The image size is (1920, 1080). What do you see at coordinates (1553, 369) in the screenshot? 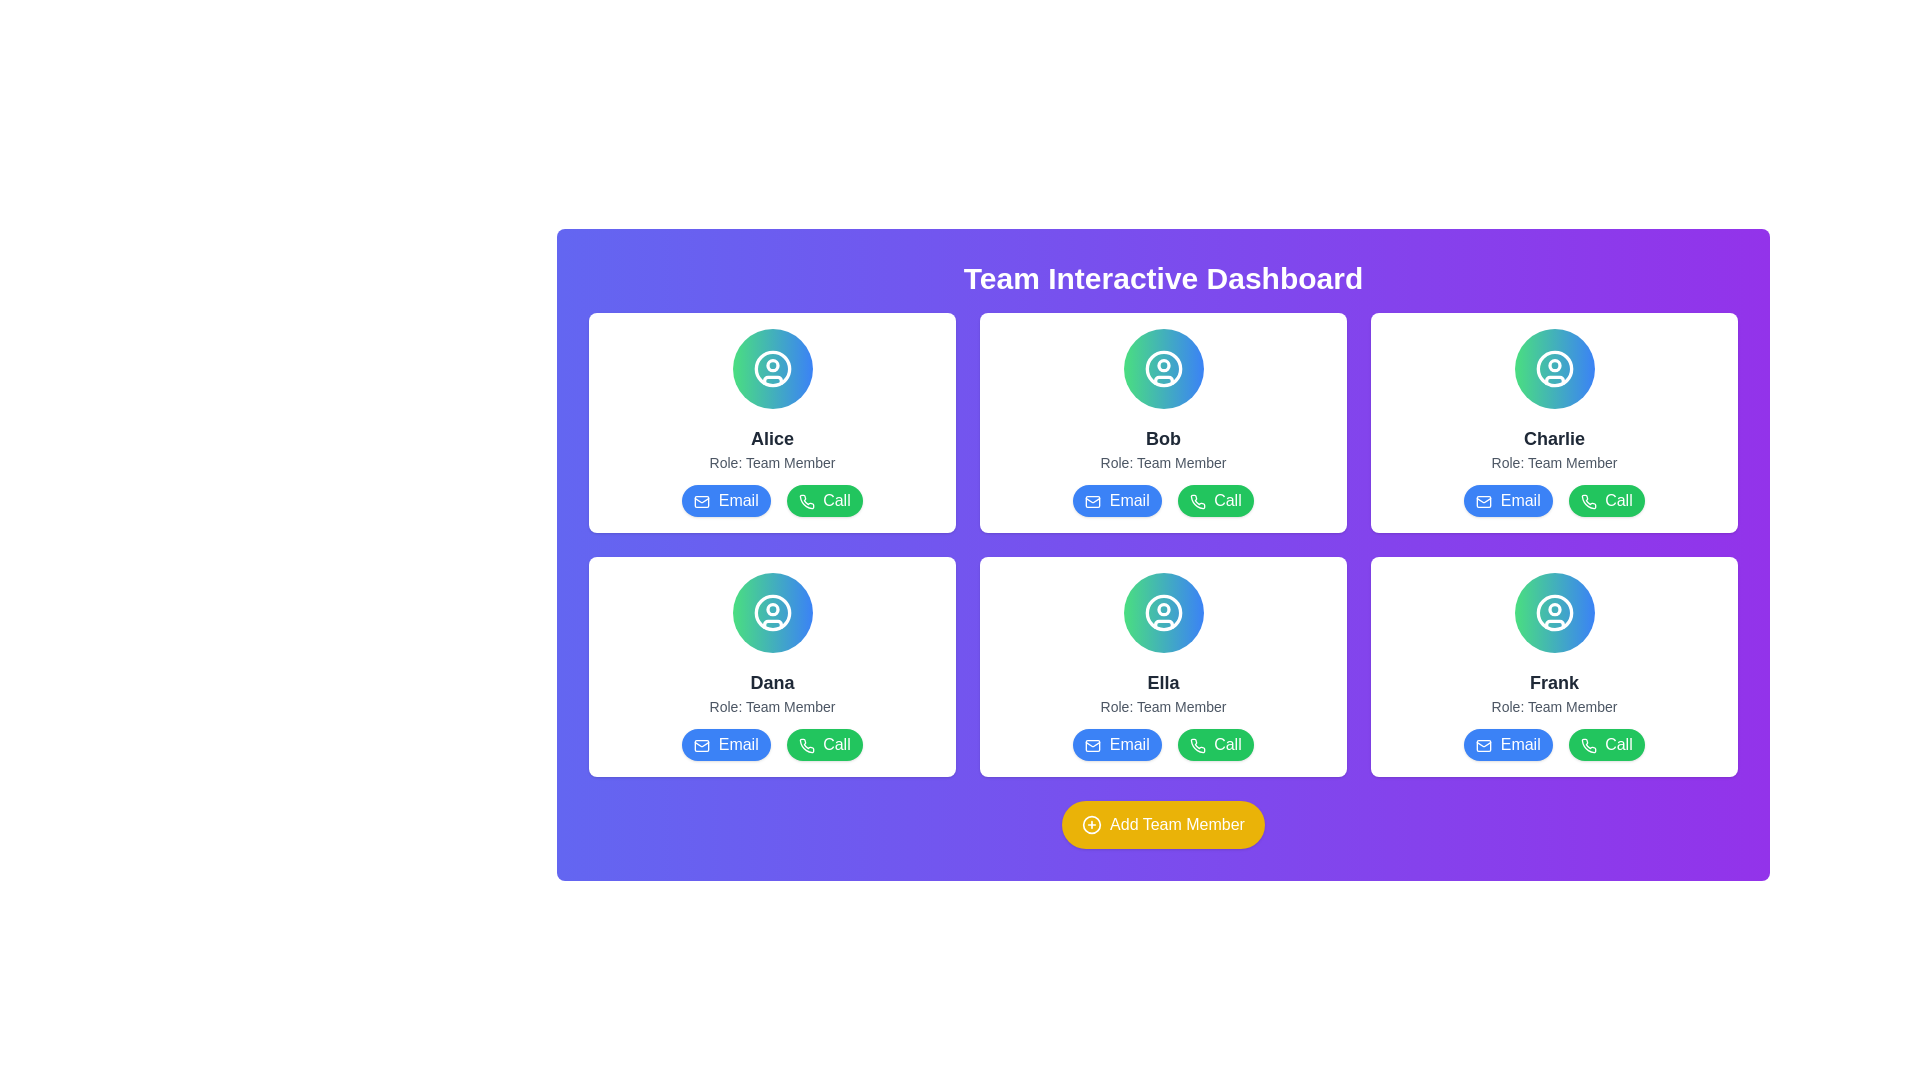
I see `the user profile icon representing Charlie, located in the top right card of the dashboard, centered within its circular background` at bounding box center [1553, 369].